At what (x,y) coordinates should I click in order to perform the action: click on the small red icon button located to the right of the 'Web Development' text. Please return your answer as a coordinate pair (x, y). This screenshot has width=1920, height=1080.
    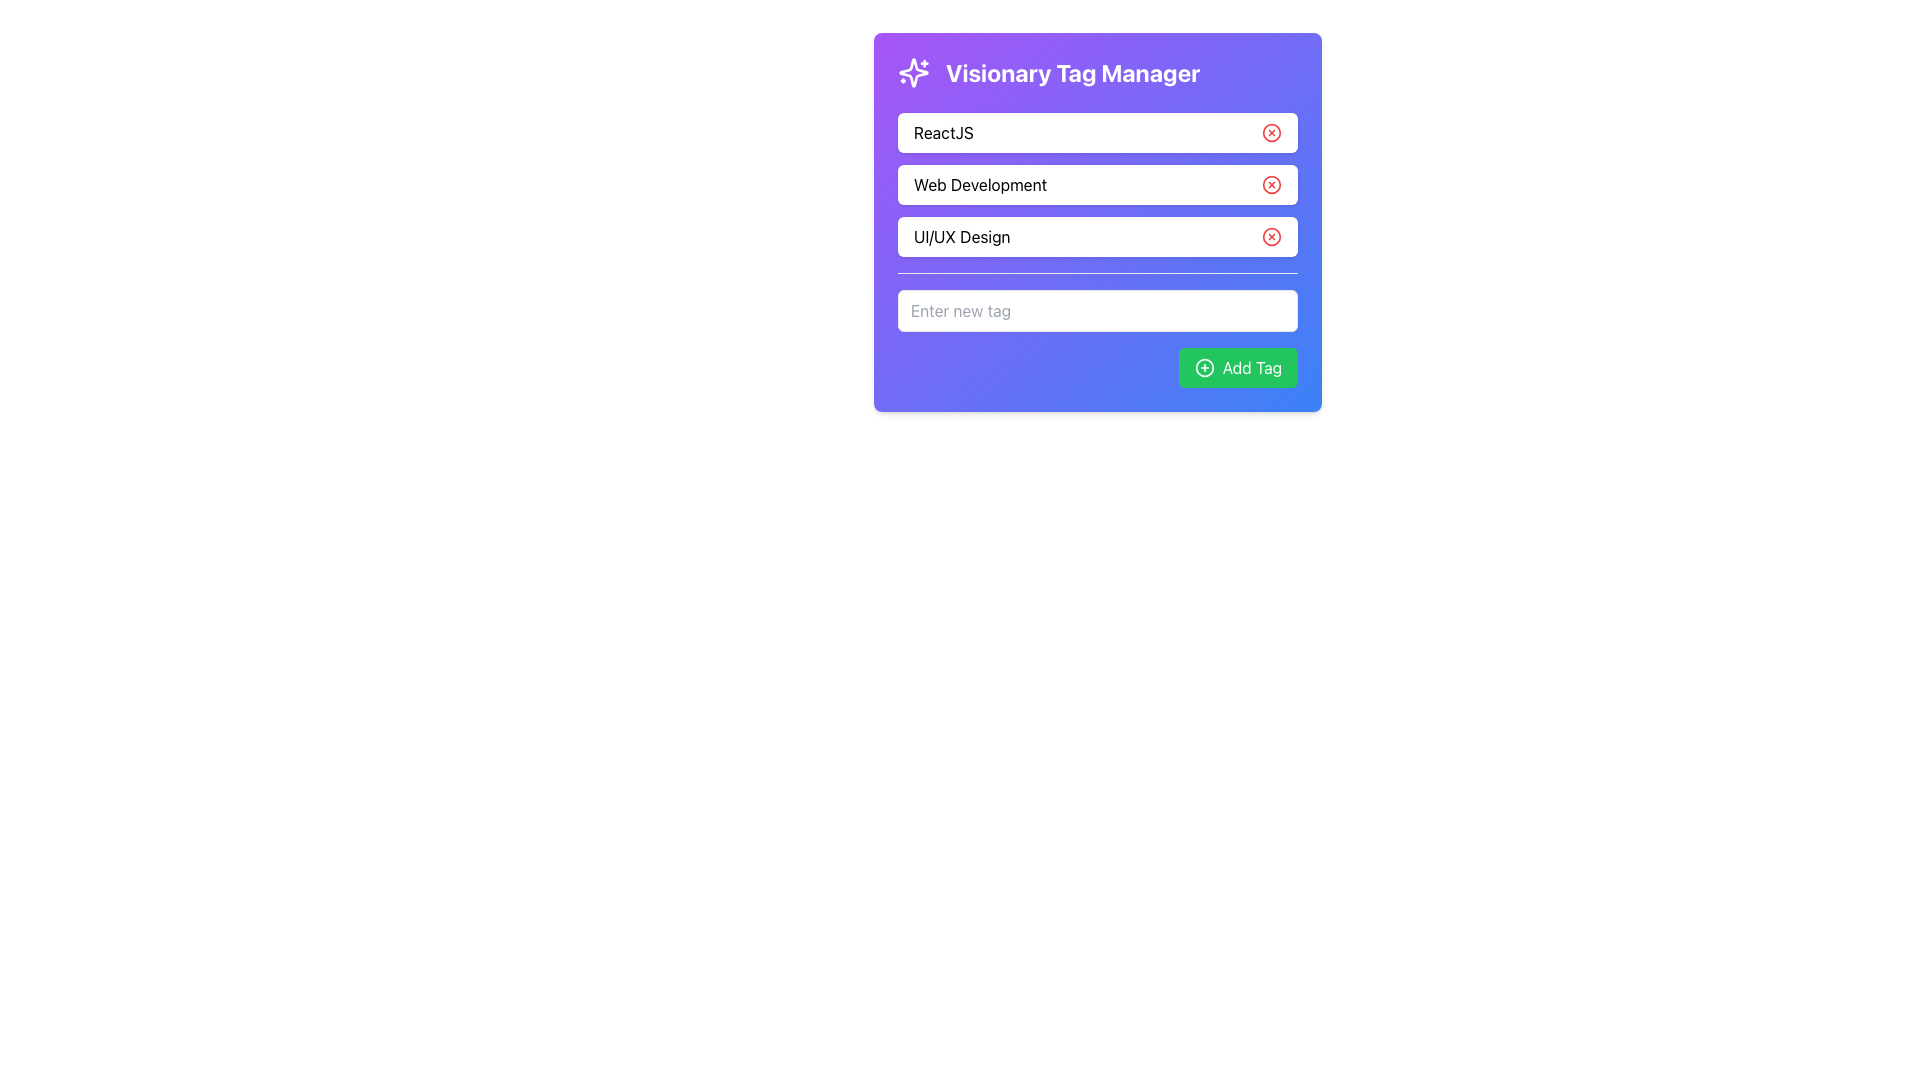
    Looking at the image, I should click on (1271, 185).